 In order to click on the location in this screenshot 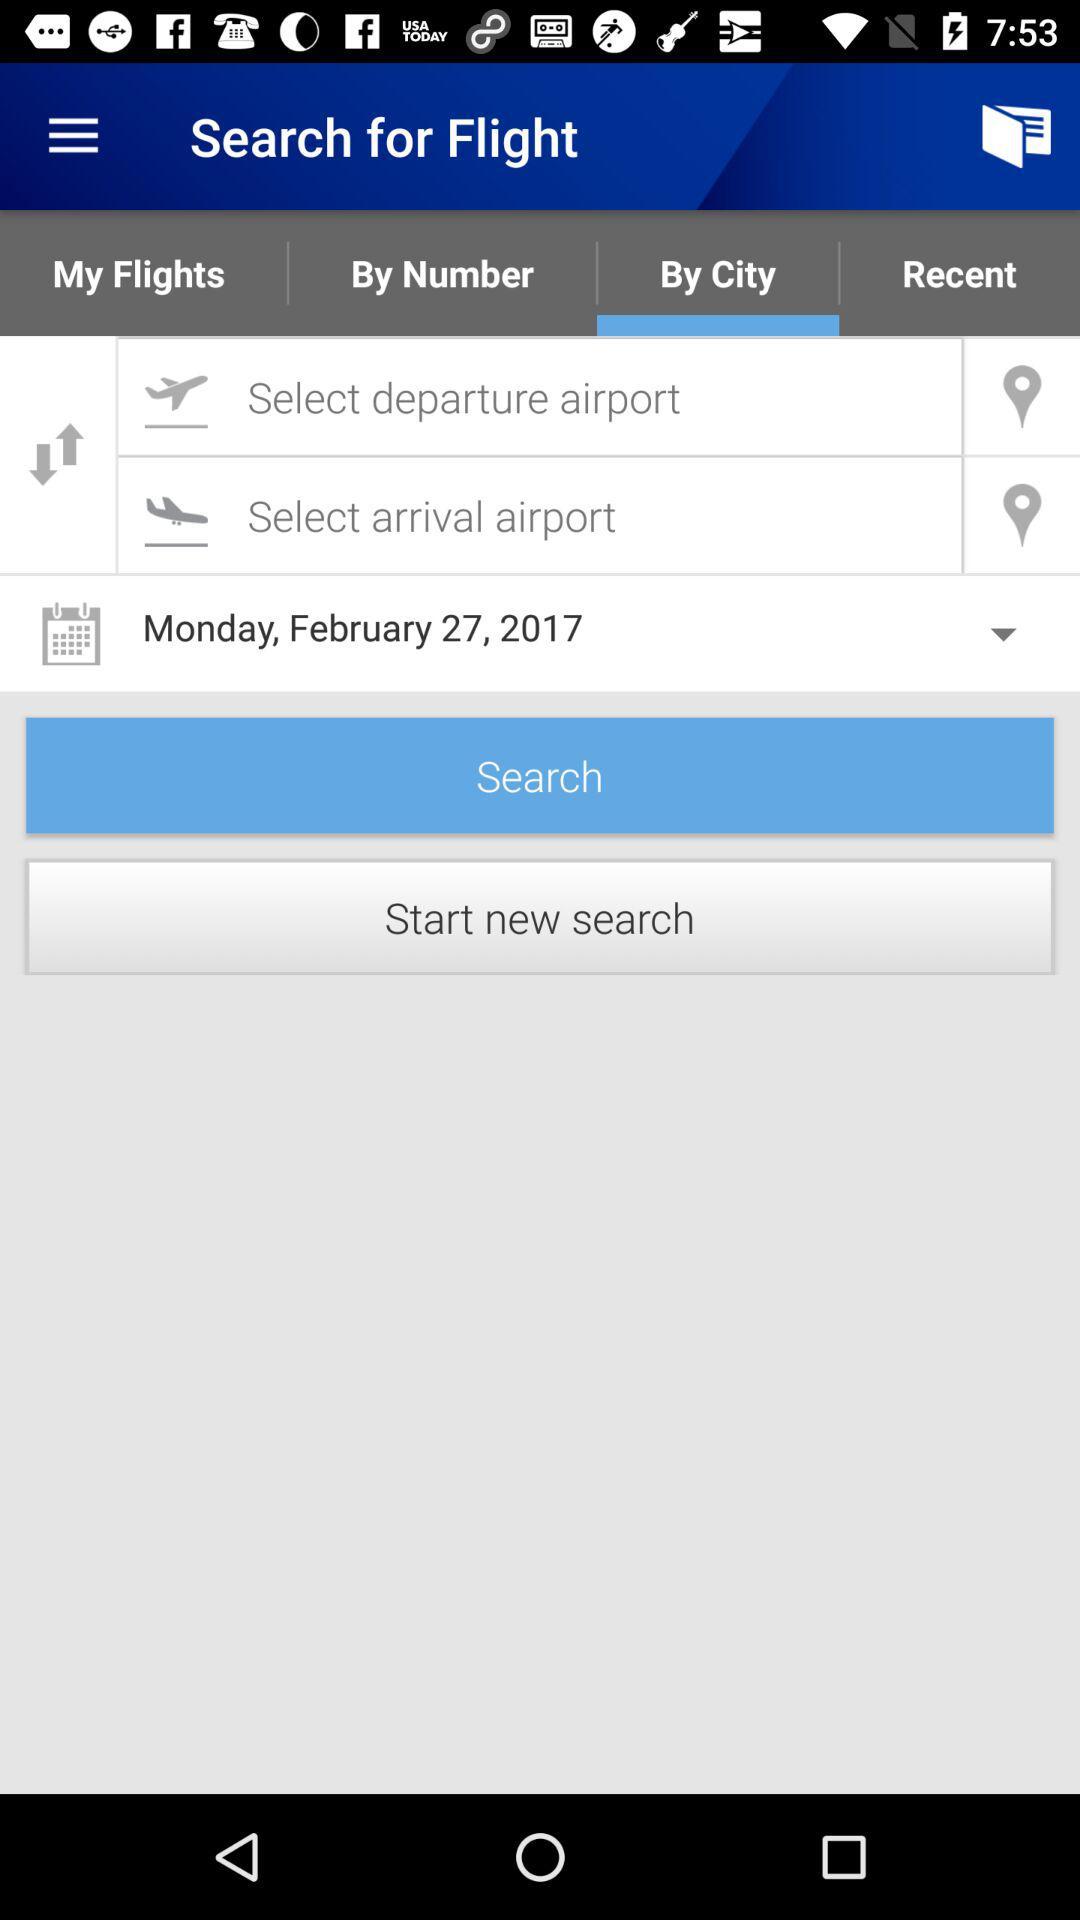, I will do `click(540, 396)`.